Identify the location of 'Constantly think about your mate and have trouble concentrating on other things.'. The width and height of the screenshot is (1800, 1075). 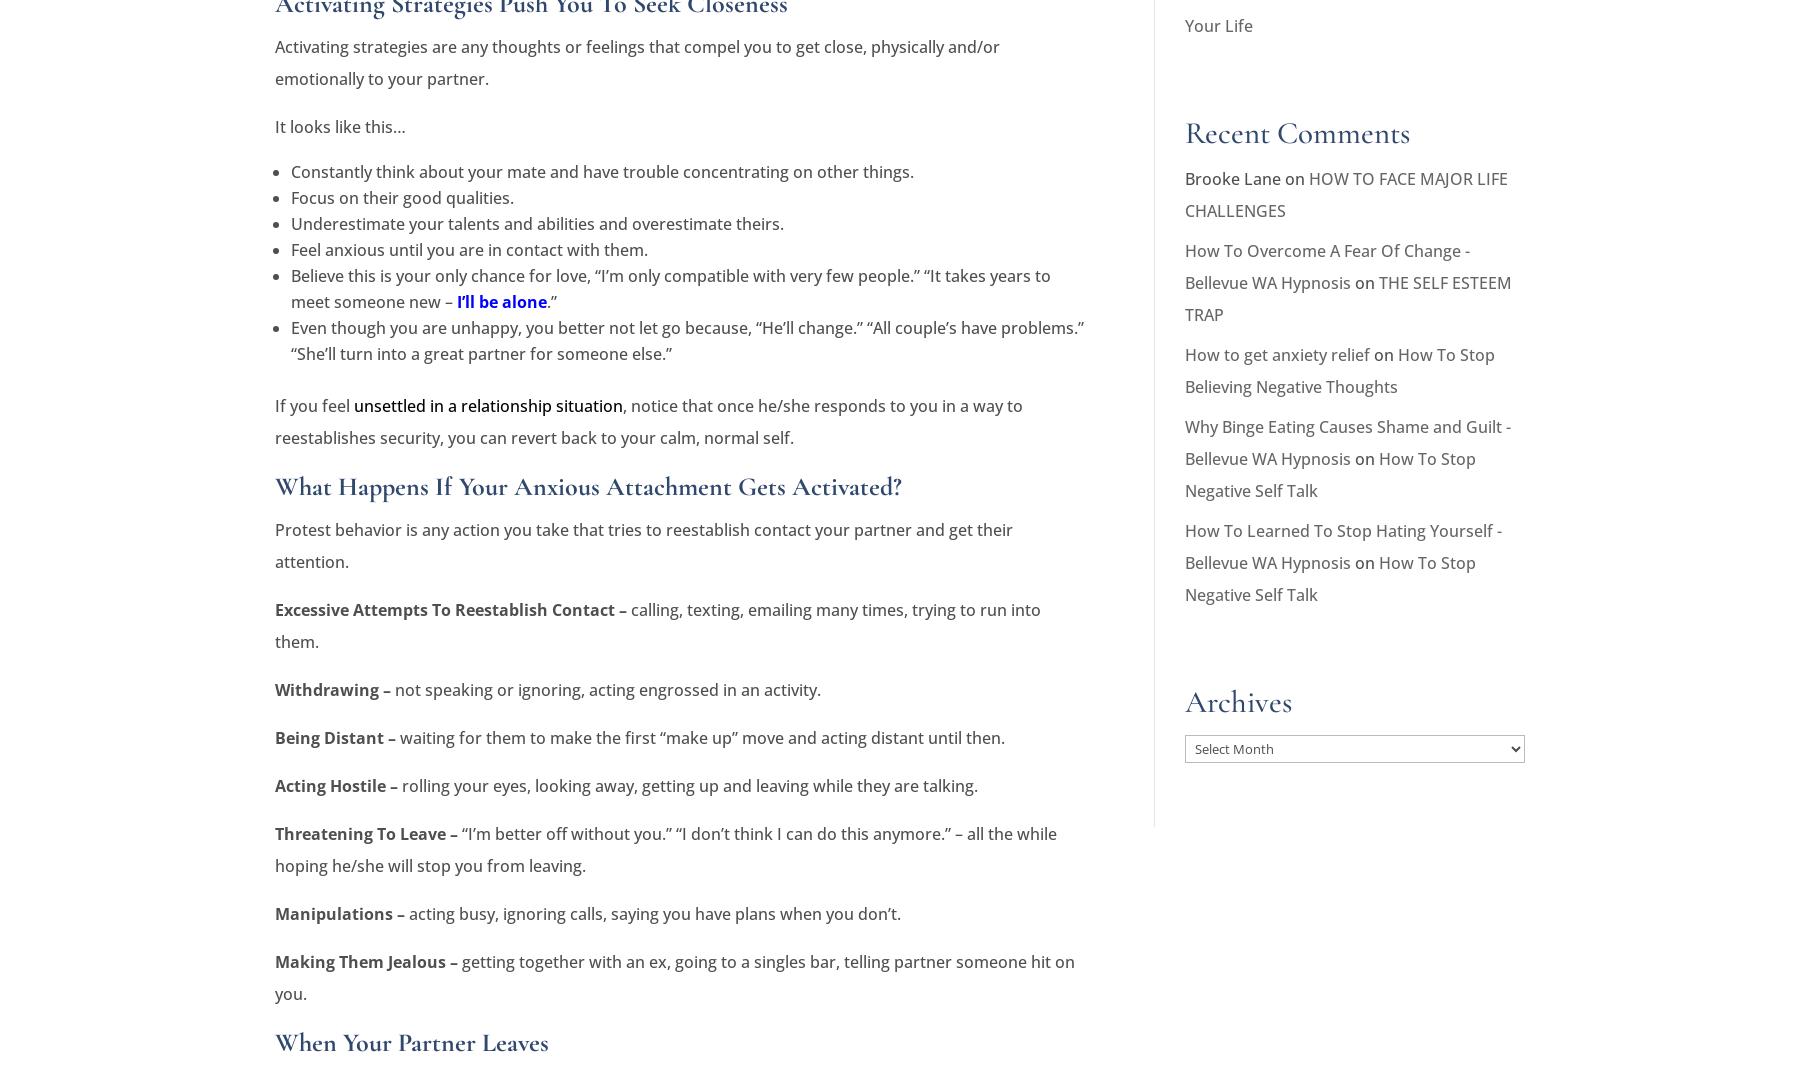
(602, 172).